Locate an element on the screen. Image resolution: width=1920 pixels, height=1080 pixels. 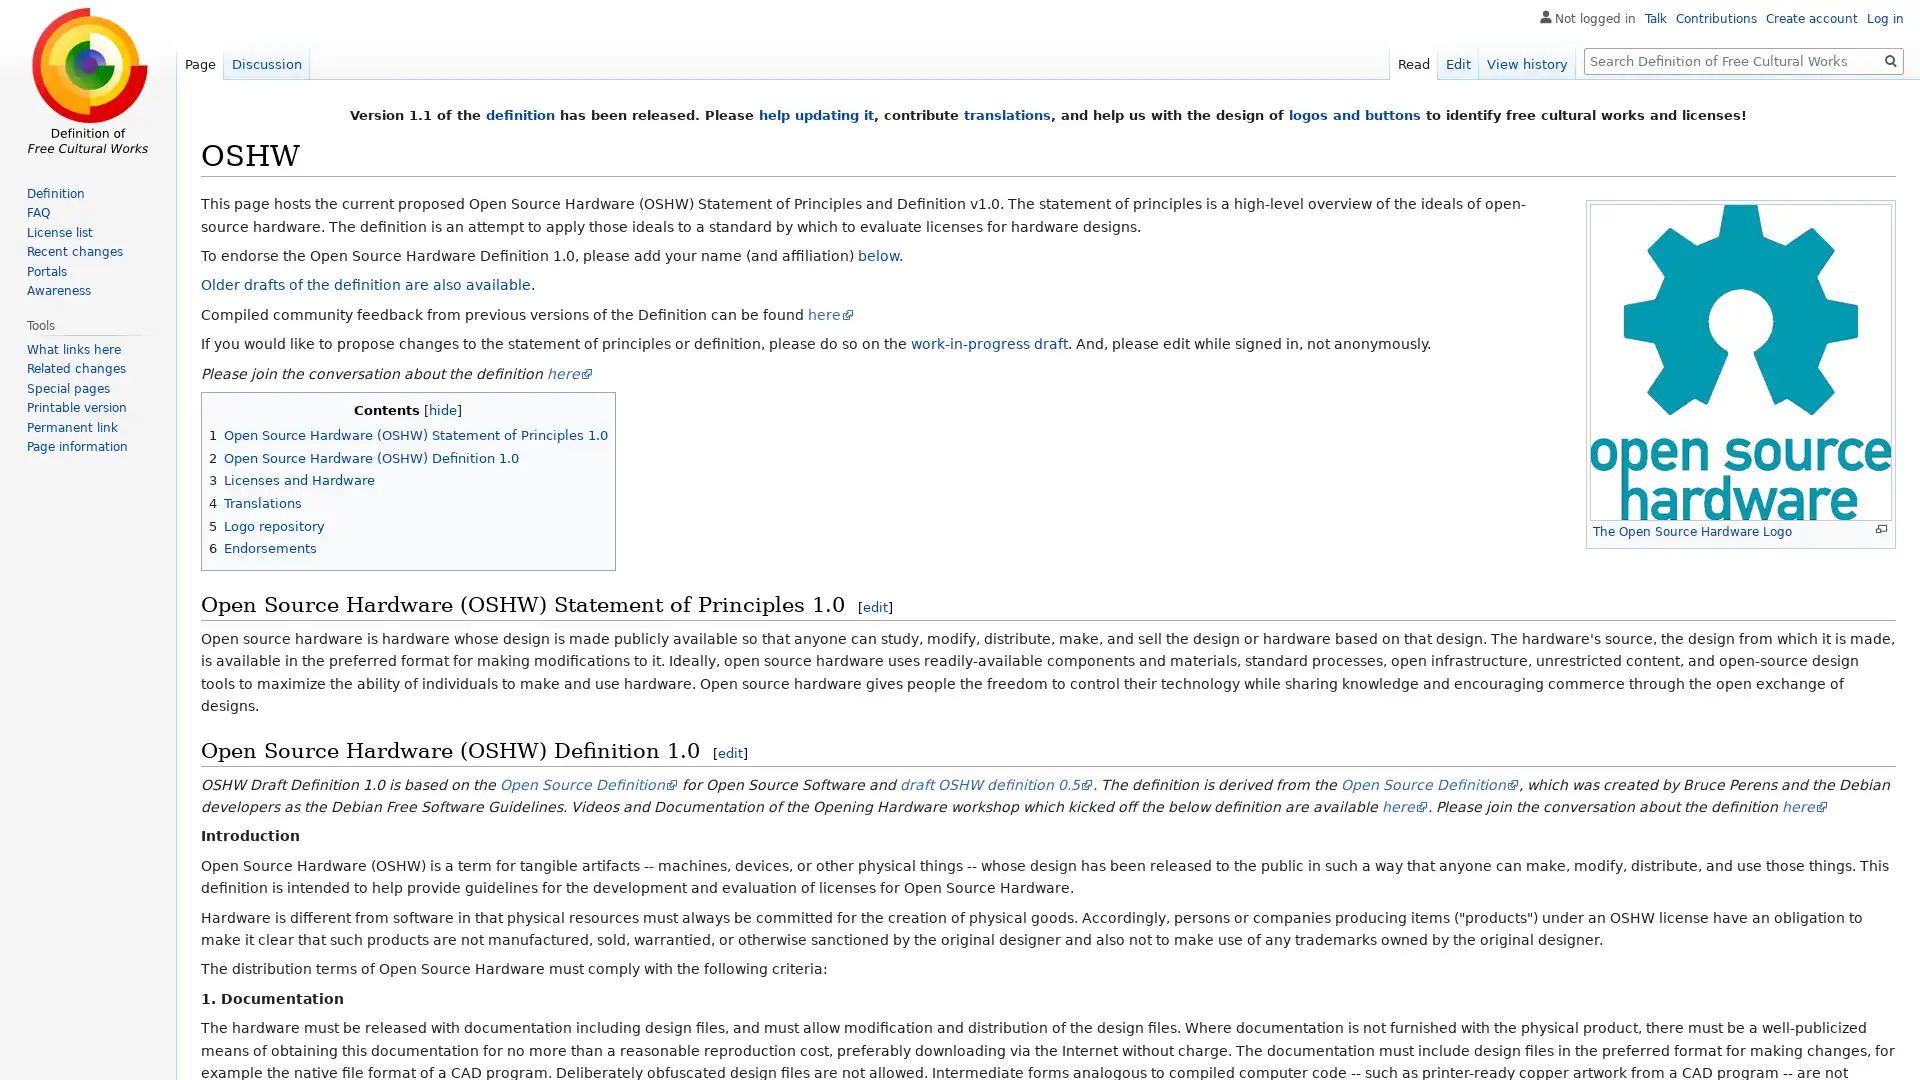
Go is located at coordinates (1890, 60).